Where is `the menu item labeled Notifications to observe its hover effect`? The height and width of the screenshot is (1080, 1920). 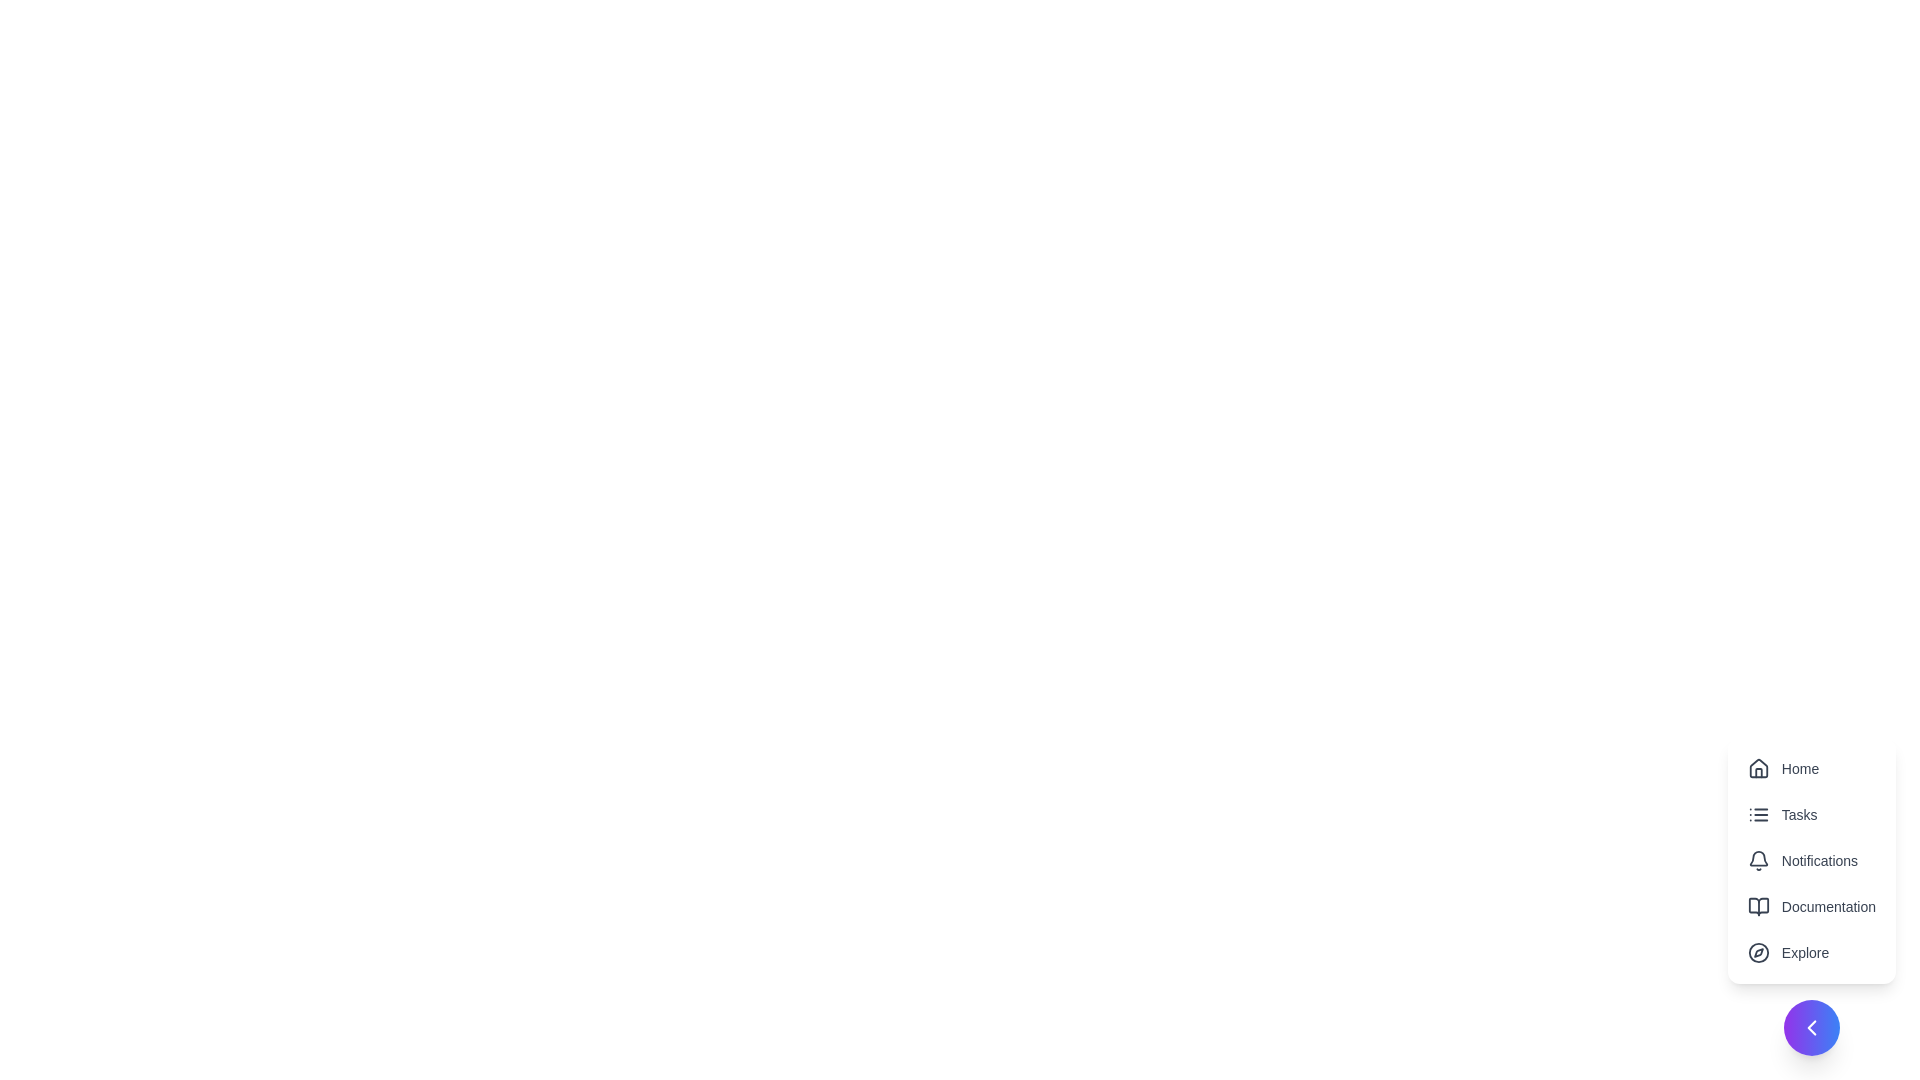 the menu item labeled Notifications to observe its hover effect is located at coordinates (1810, 859).